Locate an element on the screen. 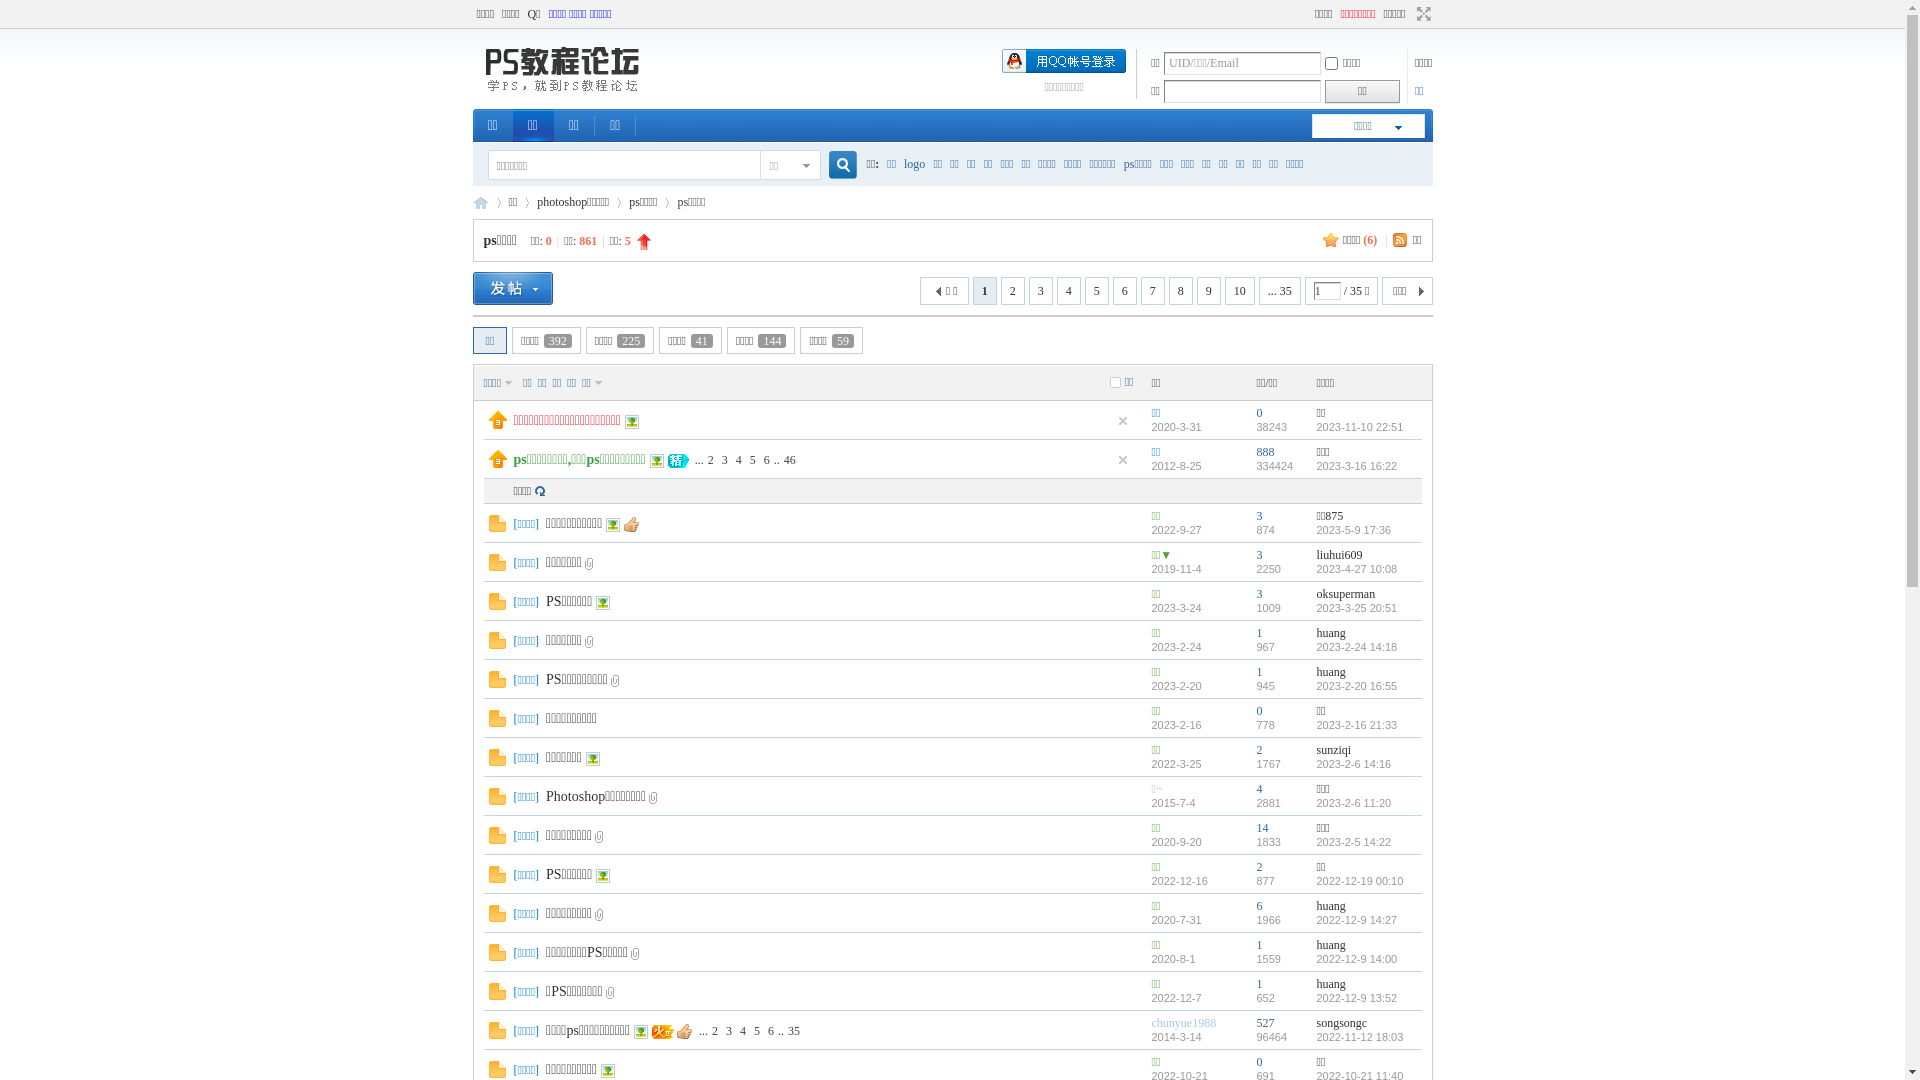  '10' is located at coordinates (1238, 290).